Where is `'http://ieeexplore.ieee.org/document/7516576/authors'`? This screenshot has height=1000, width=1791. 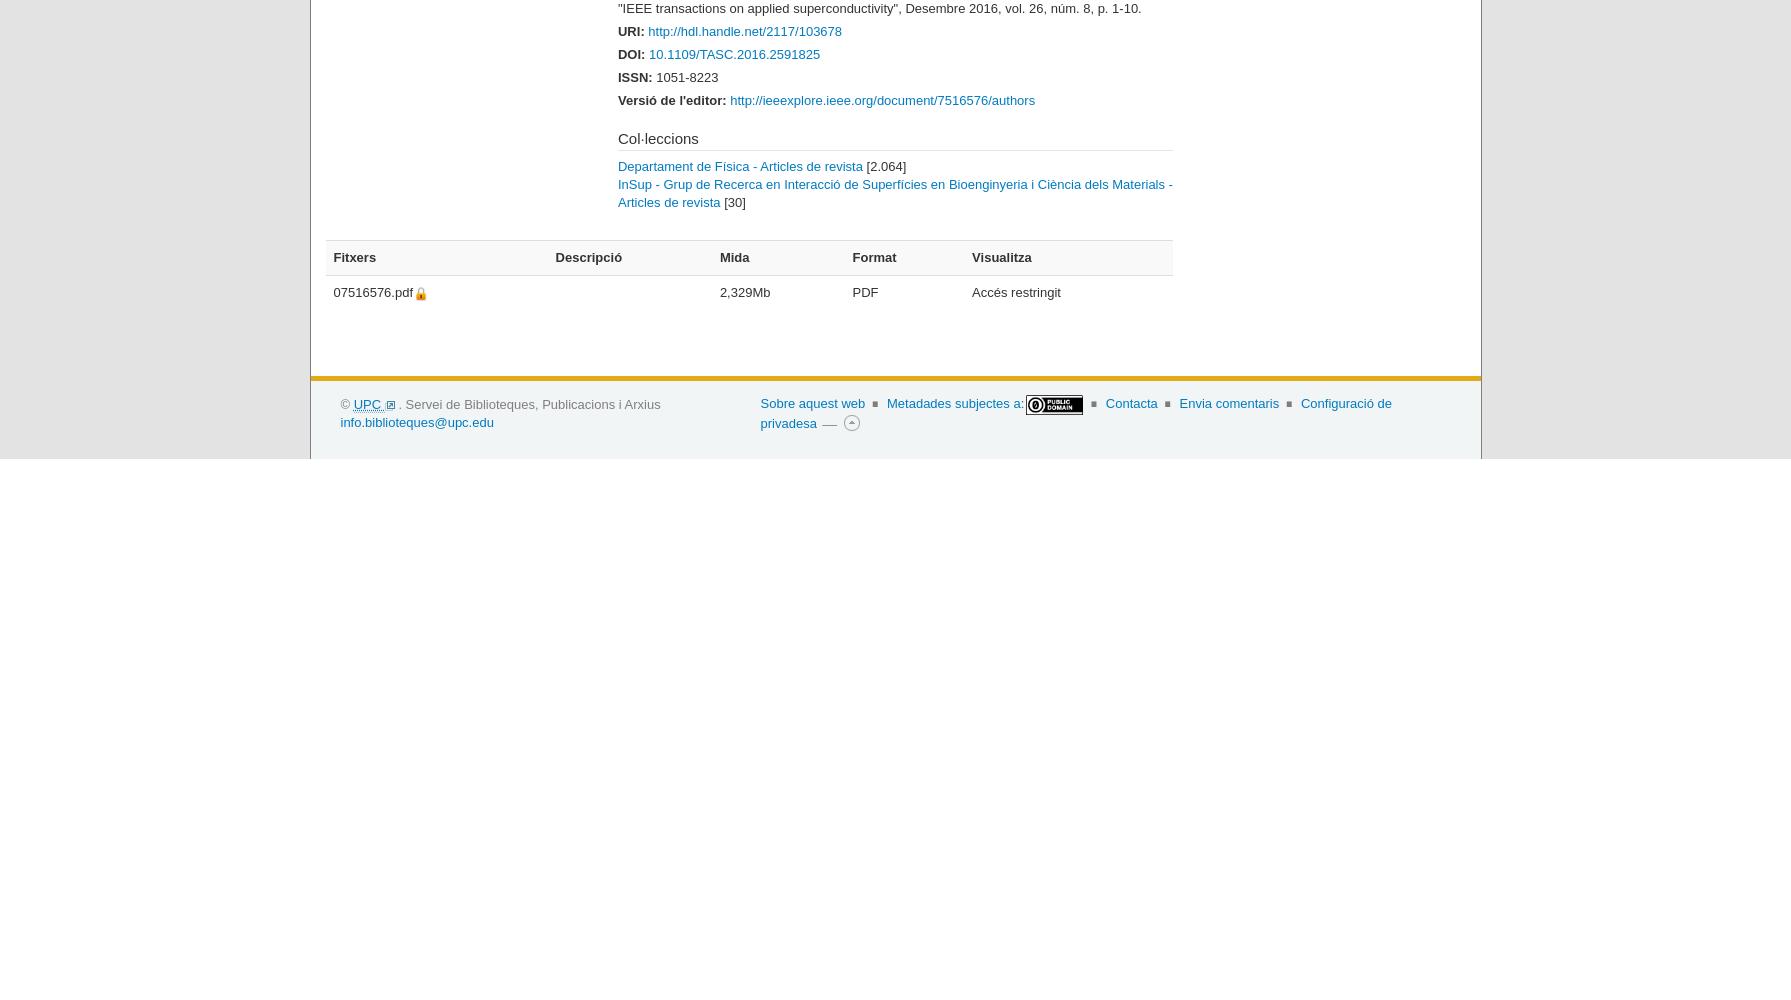
'http://ieeexplore.ieee.org/document/7516576/authors' is located at coordinates (882, 98).